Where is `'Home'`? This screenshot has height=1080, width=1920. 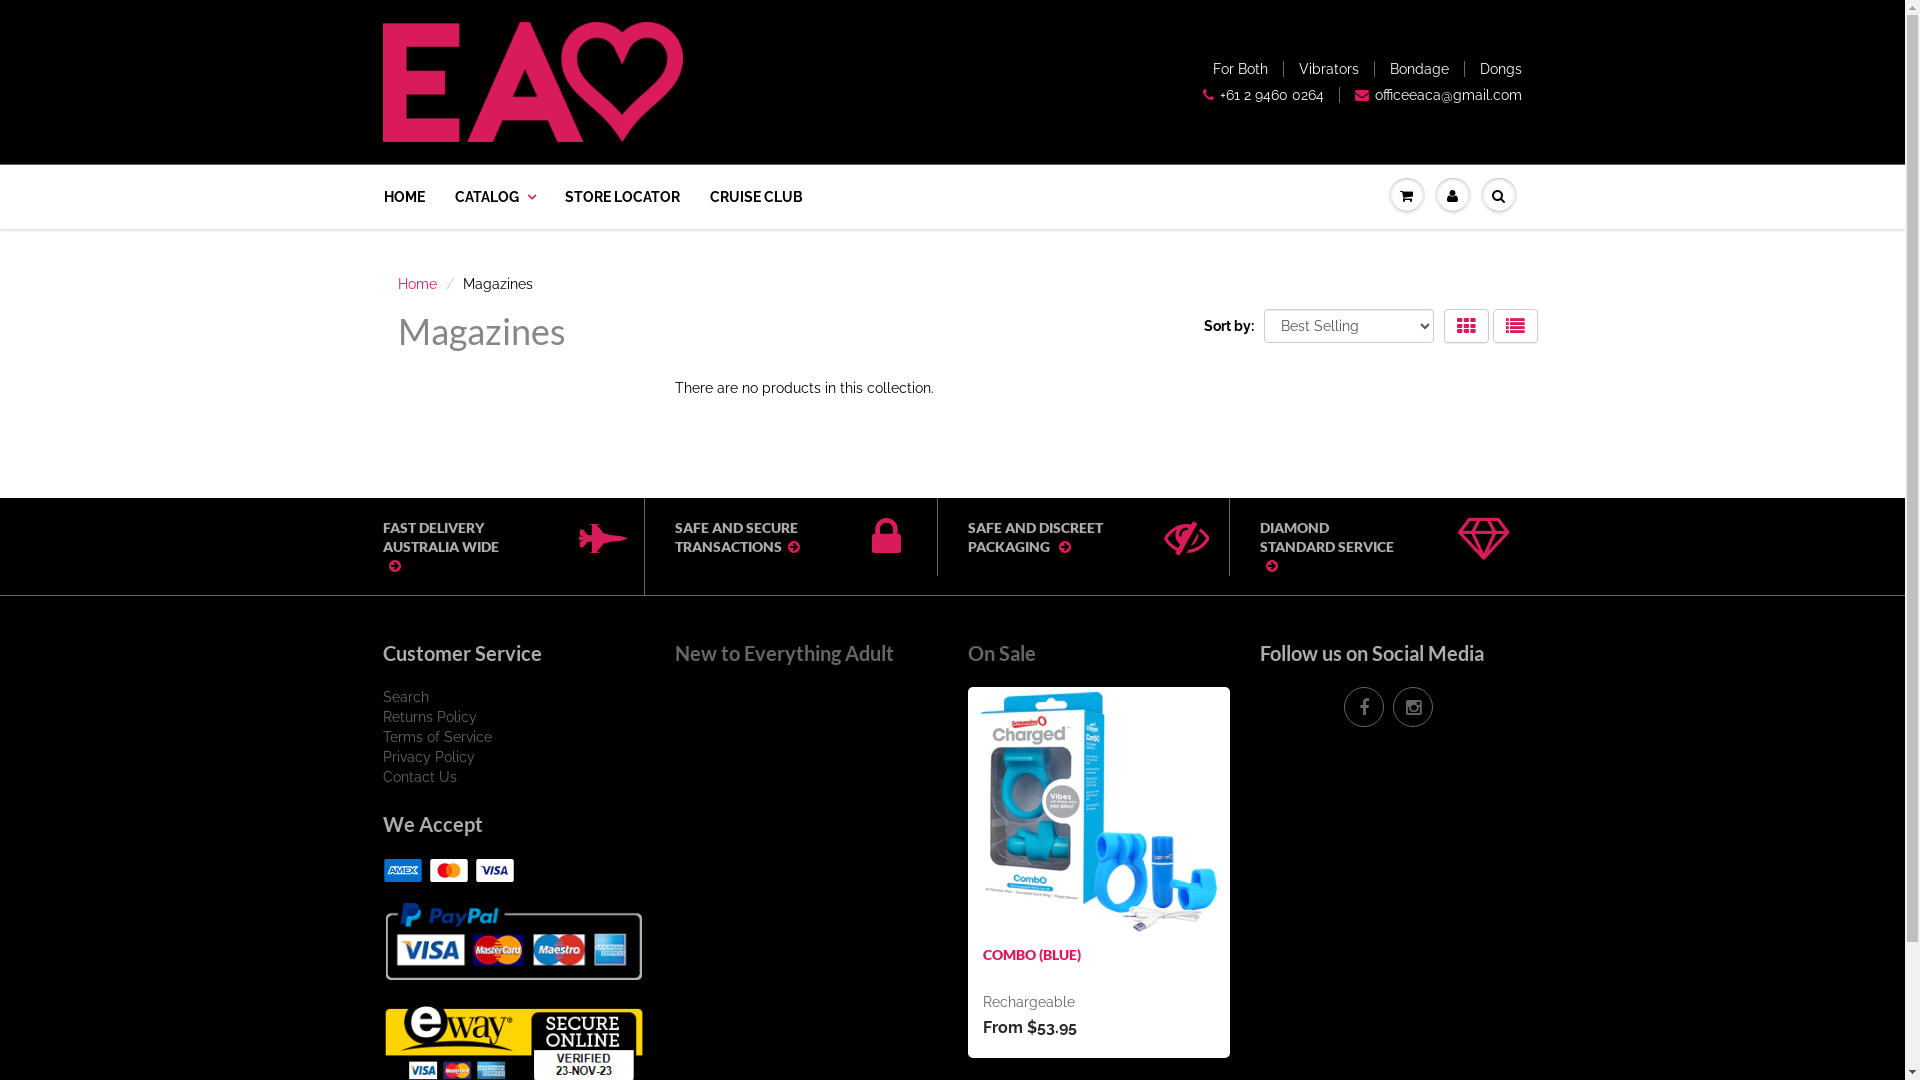 'Home' is located at coordinates (416, 284).